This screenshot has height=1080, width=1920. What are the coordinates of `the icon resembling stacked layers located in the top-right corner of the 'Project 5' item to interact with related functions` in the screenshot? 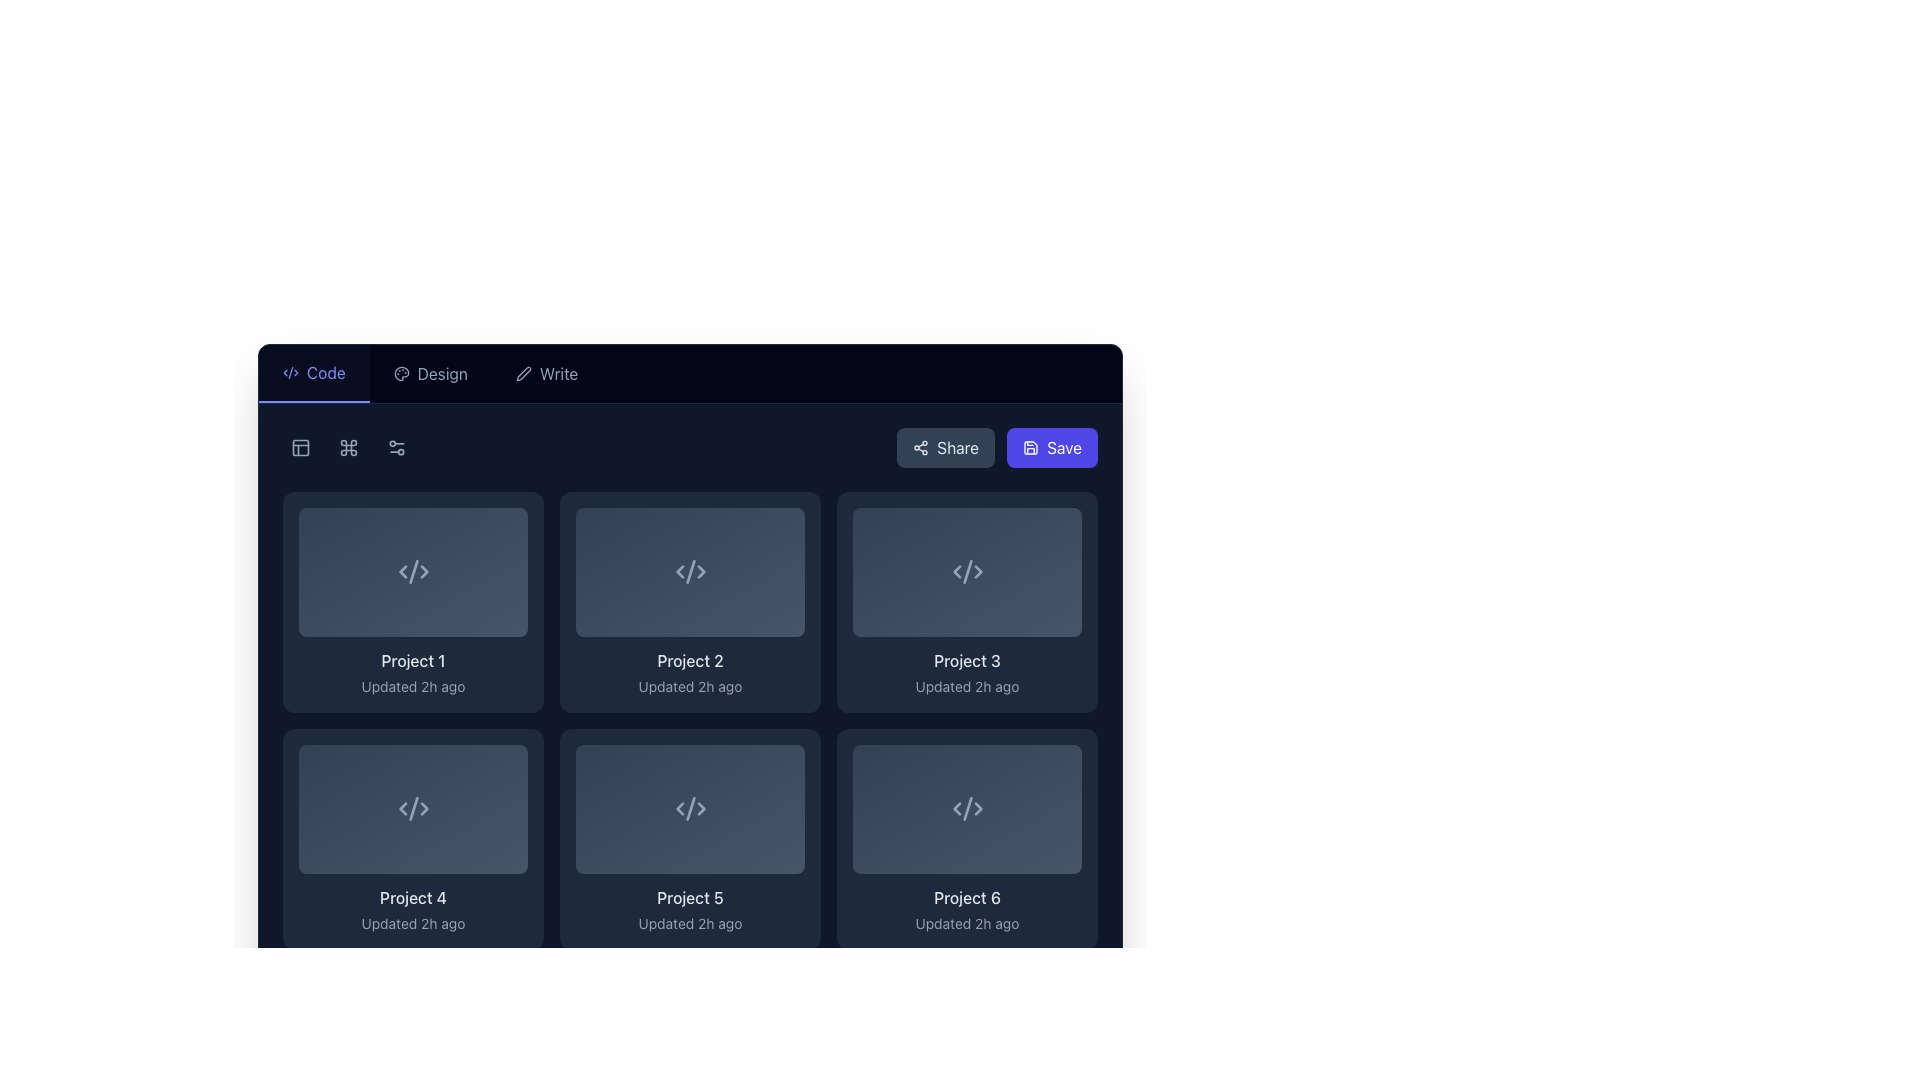 It's located at (801, 748).